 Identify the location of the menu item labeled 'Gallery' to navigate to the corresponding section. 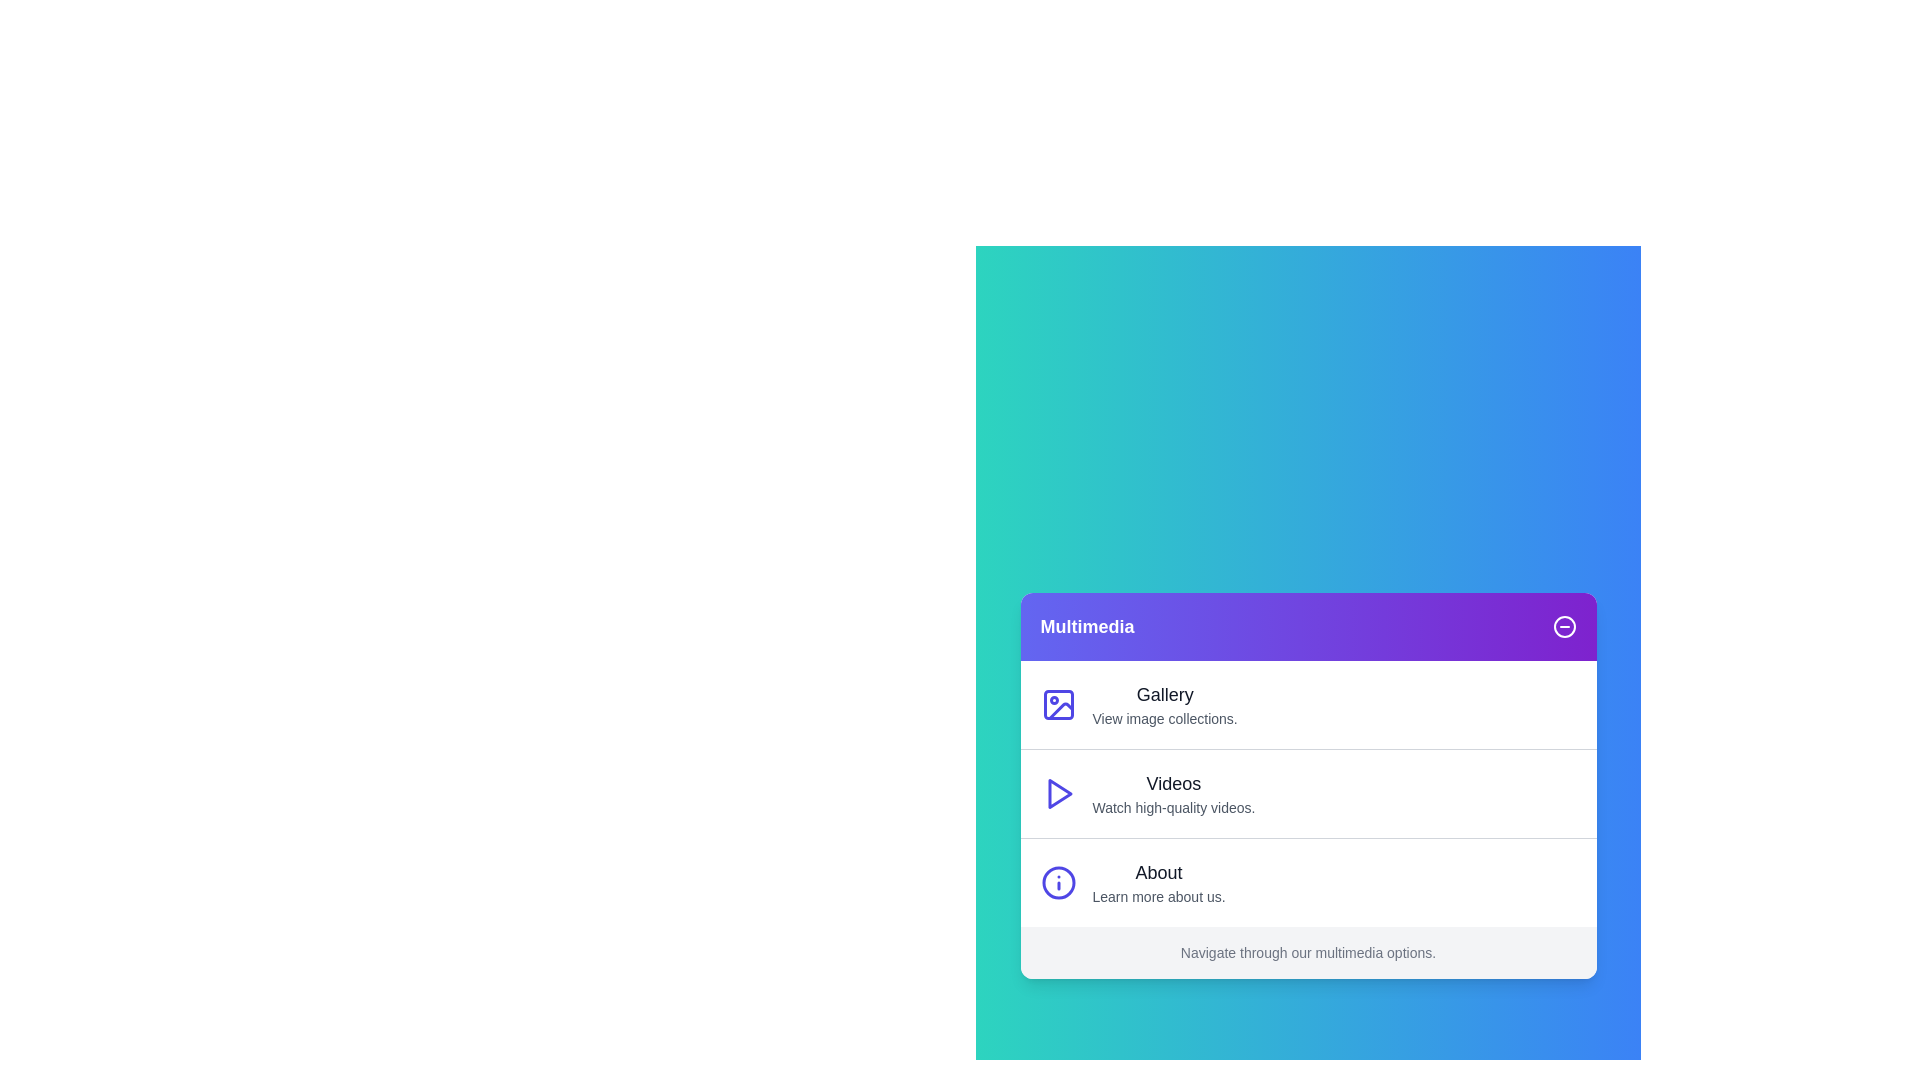
(1308, 704).